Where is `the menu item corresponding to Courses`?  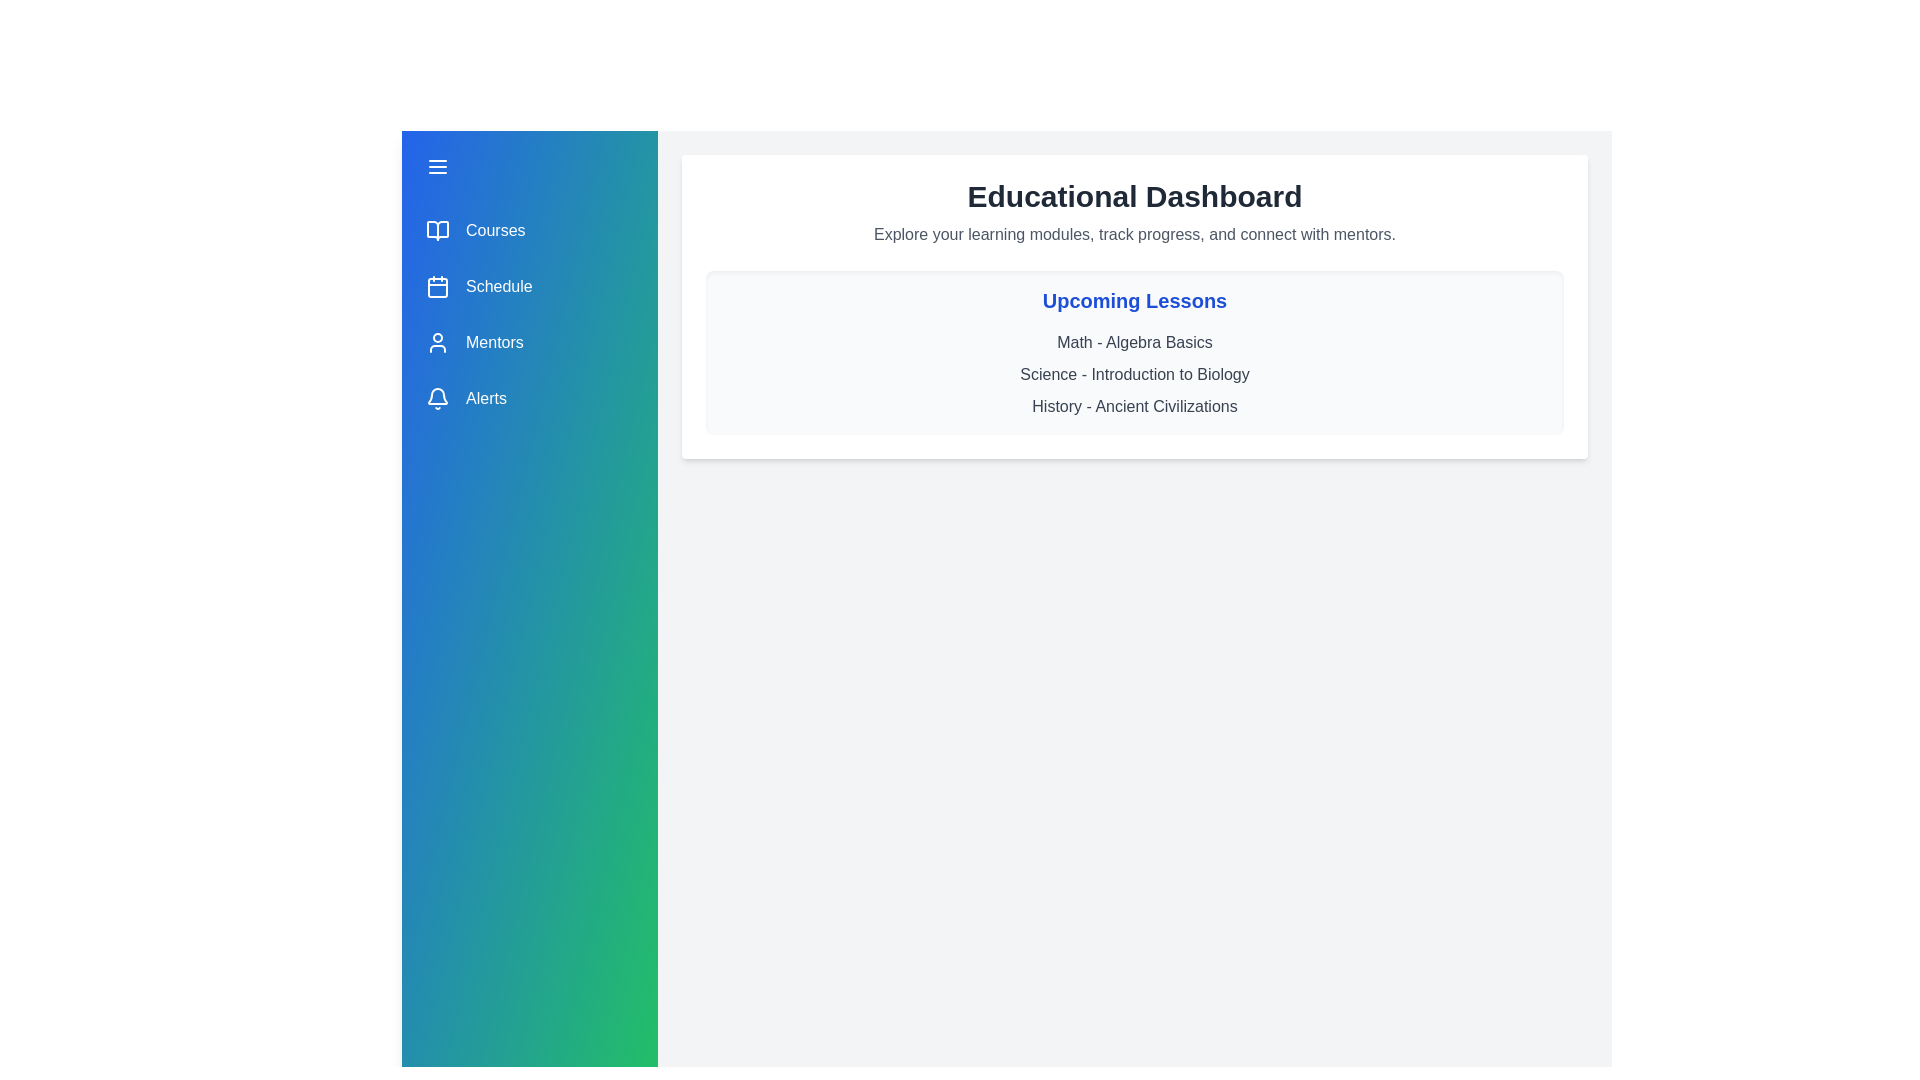
the menu item corresponding to Courses is located at coordinates (529, 230).